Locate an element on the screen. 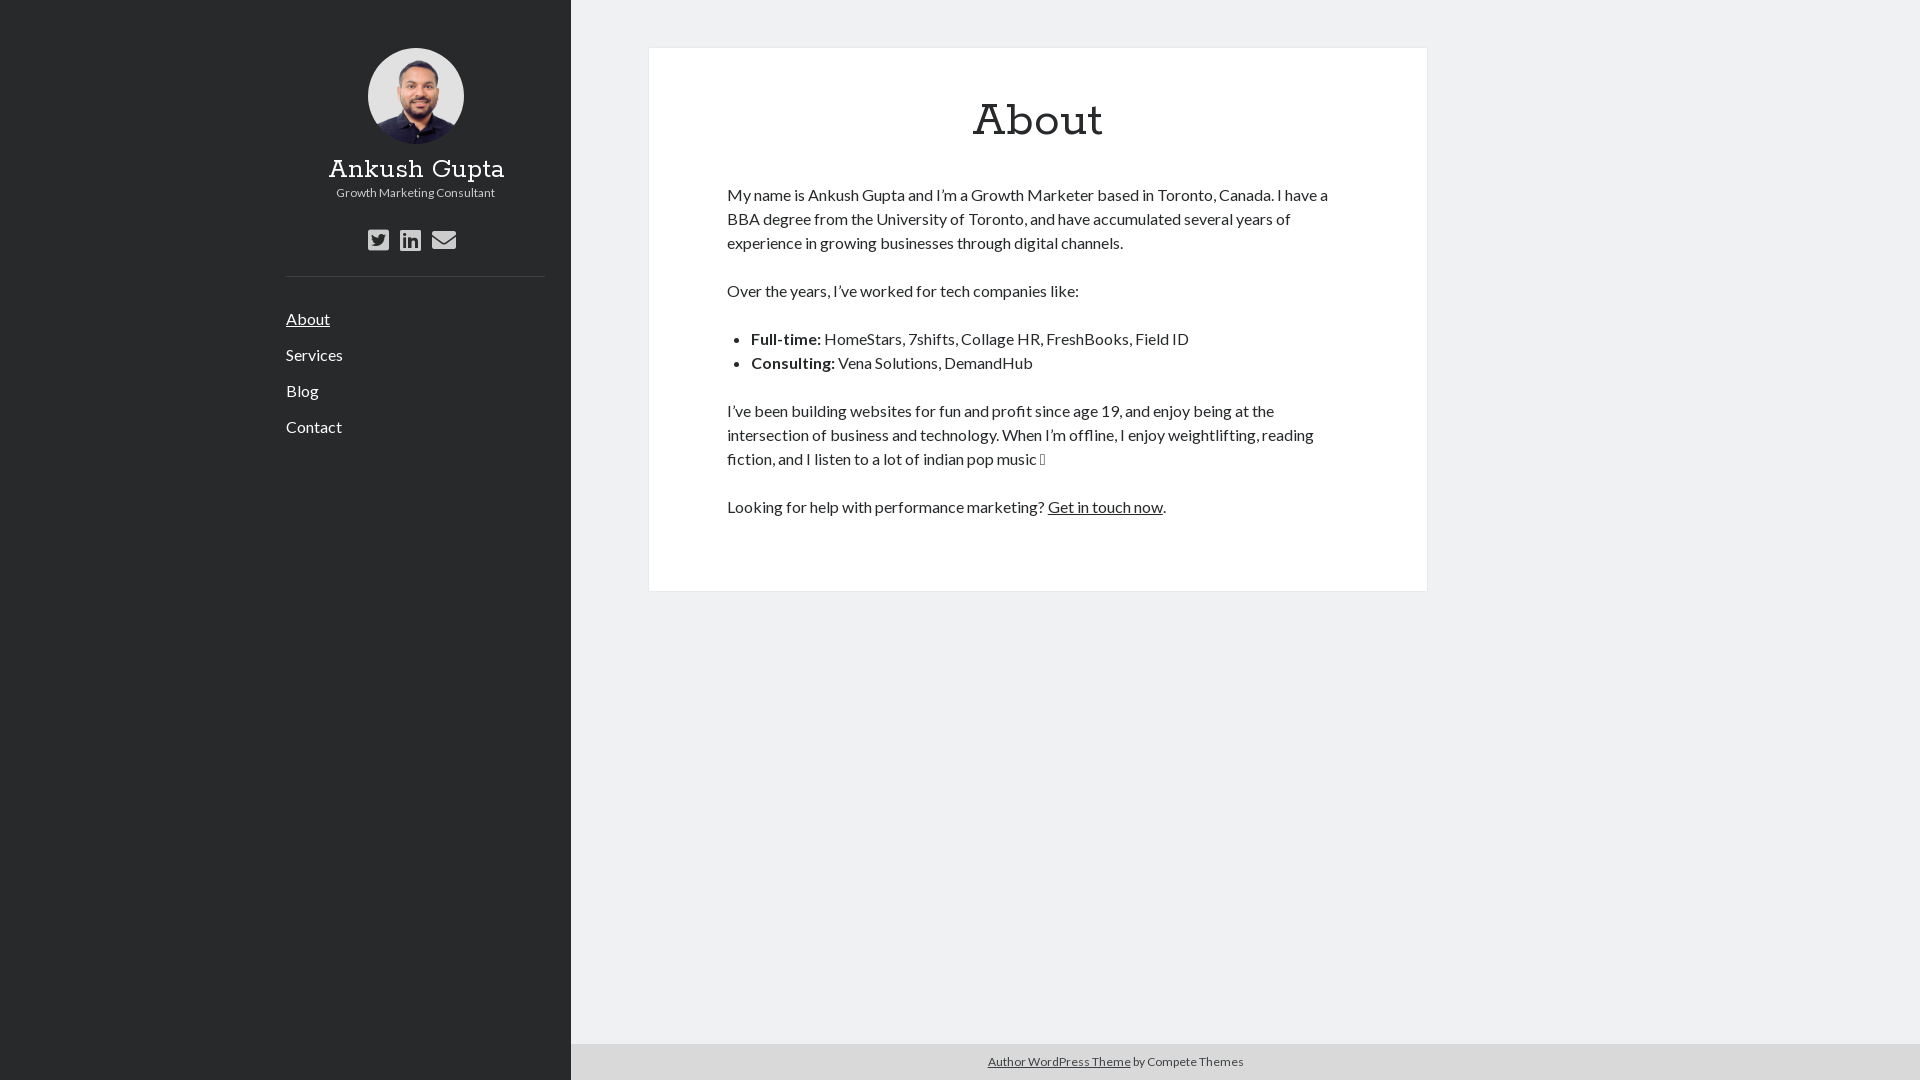 This screenshot has width=1920, height=1080. 'twitter' is located at coordinates (378, 238).